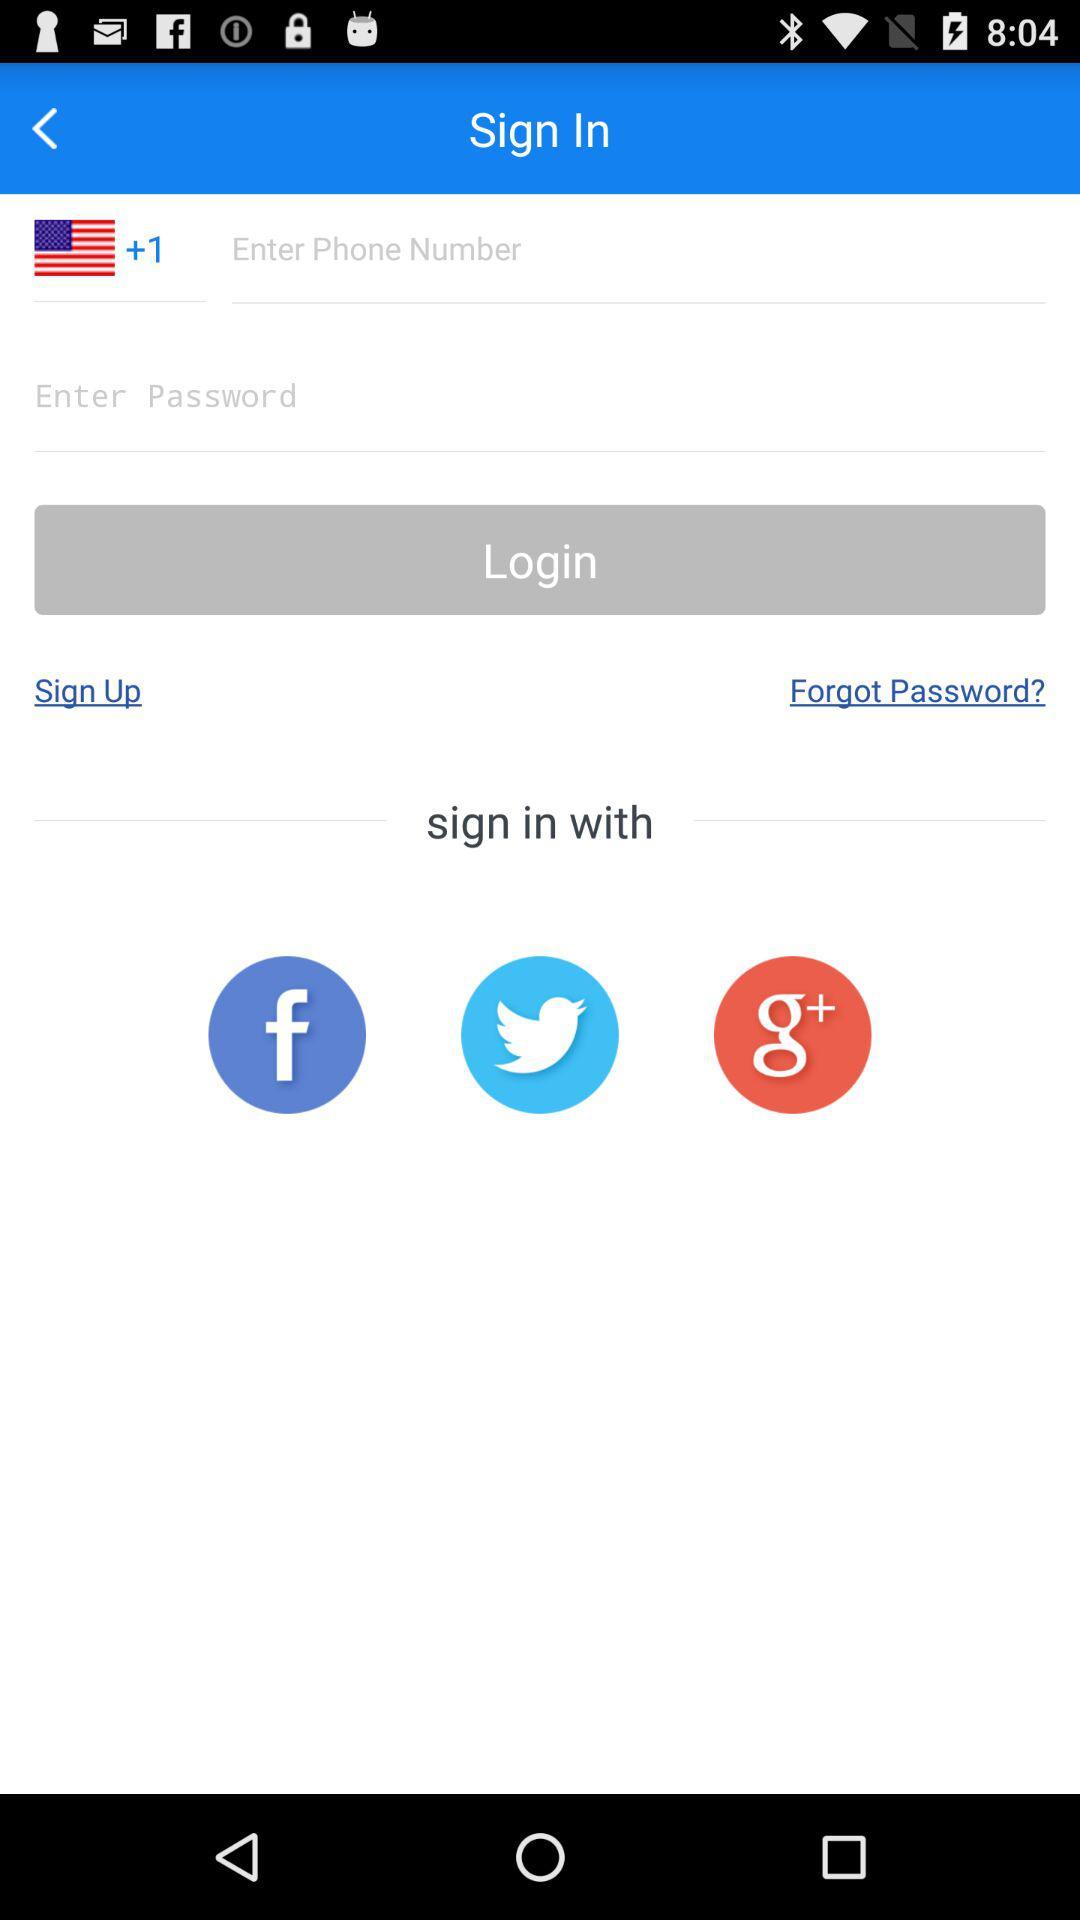  I want to click on button below login icon, so click(917, 689).